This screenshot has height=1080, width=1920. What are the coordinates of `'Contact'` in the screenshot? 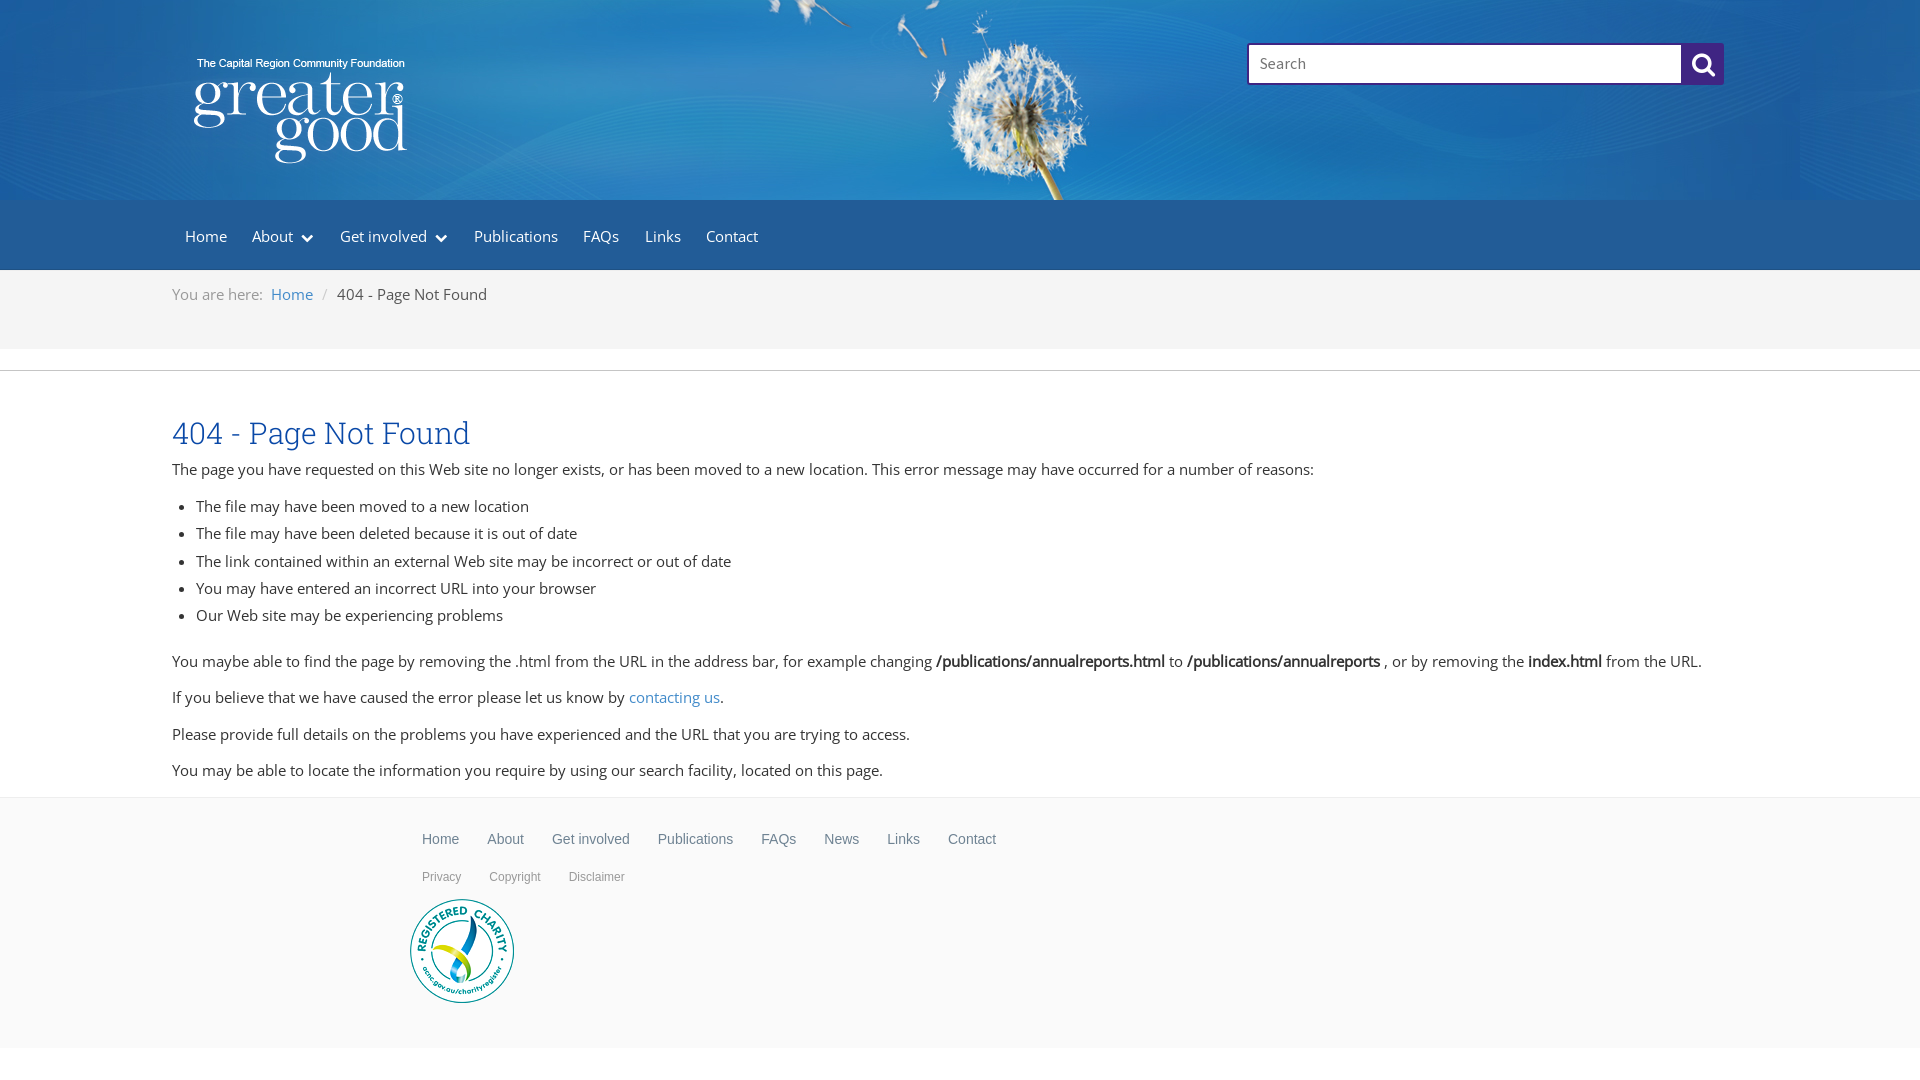 It's located at (971, 839).